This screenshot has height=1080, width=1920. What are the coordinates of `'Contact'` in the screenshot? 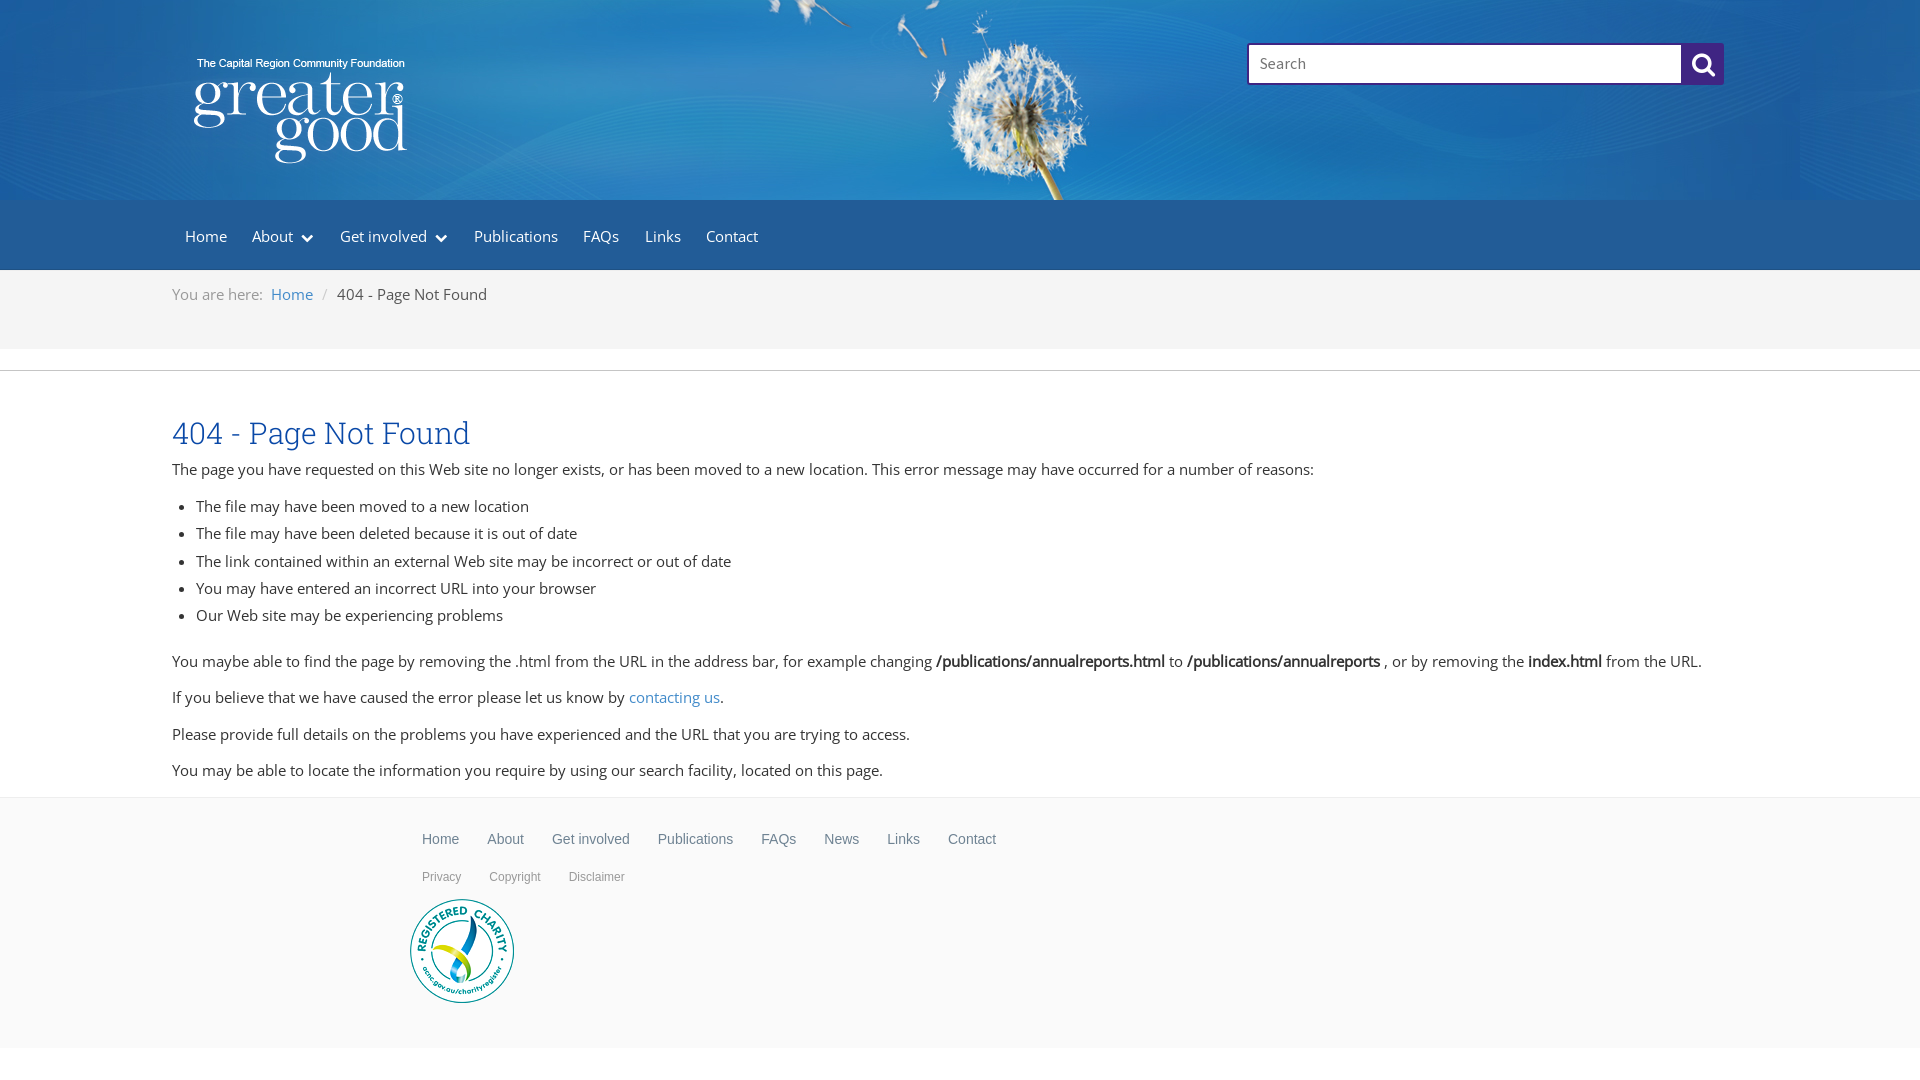 It's located at (971, 839).